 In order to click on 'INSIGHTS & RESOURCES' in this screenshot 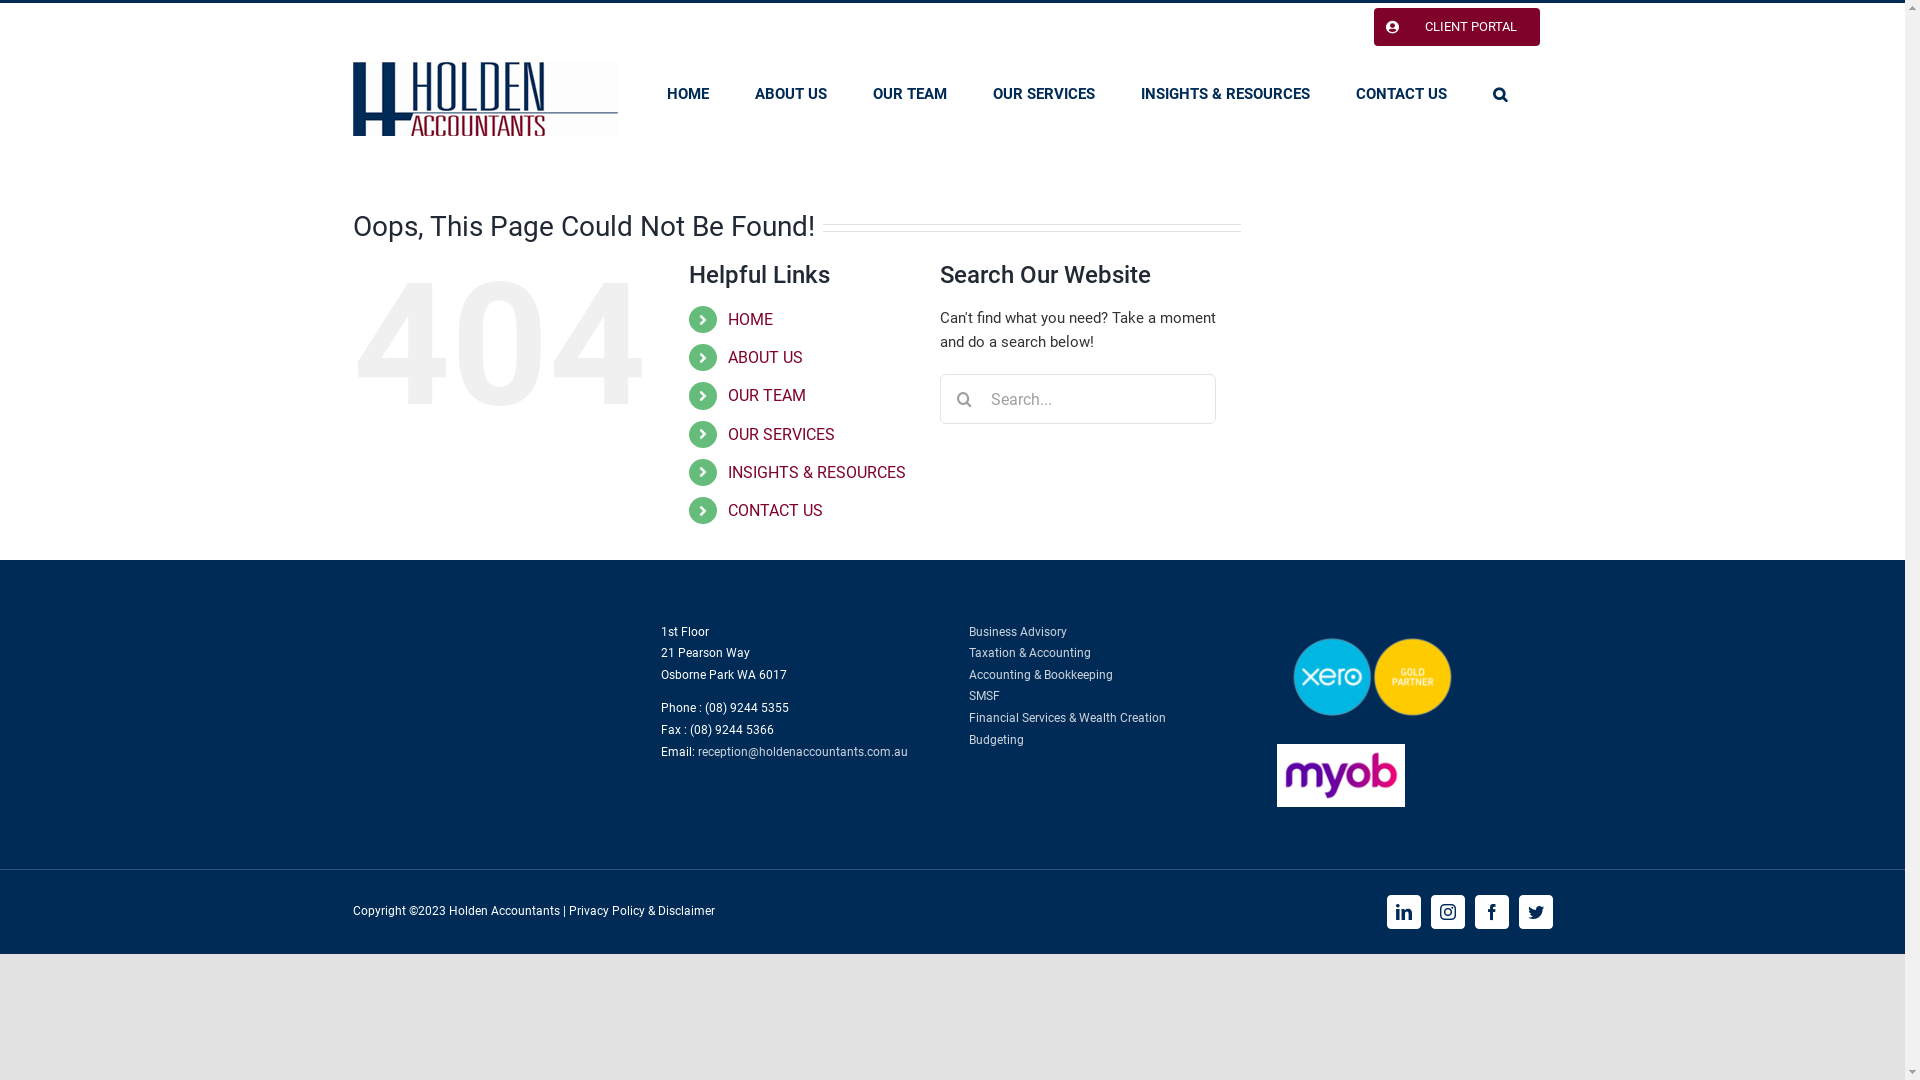, I will do `click(816, 472)`.